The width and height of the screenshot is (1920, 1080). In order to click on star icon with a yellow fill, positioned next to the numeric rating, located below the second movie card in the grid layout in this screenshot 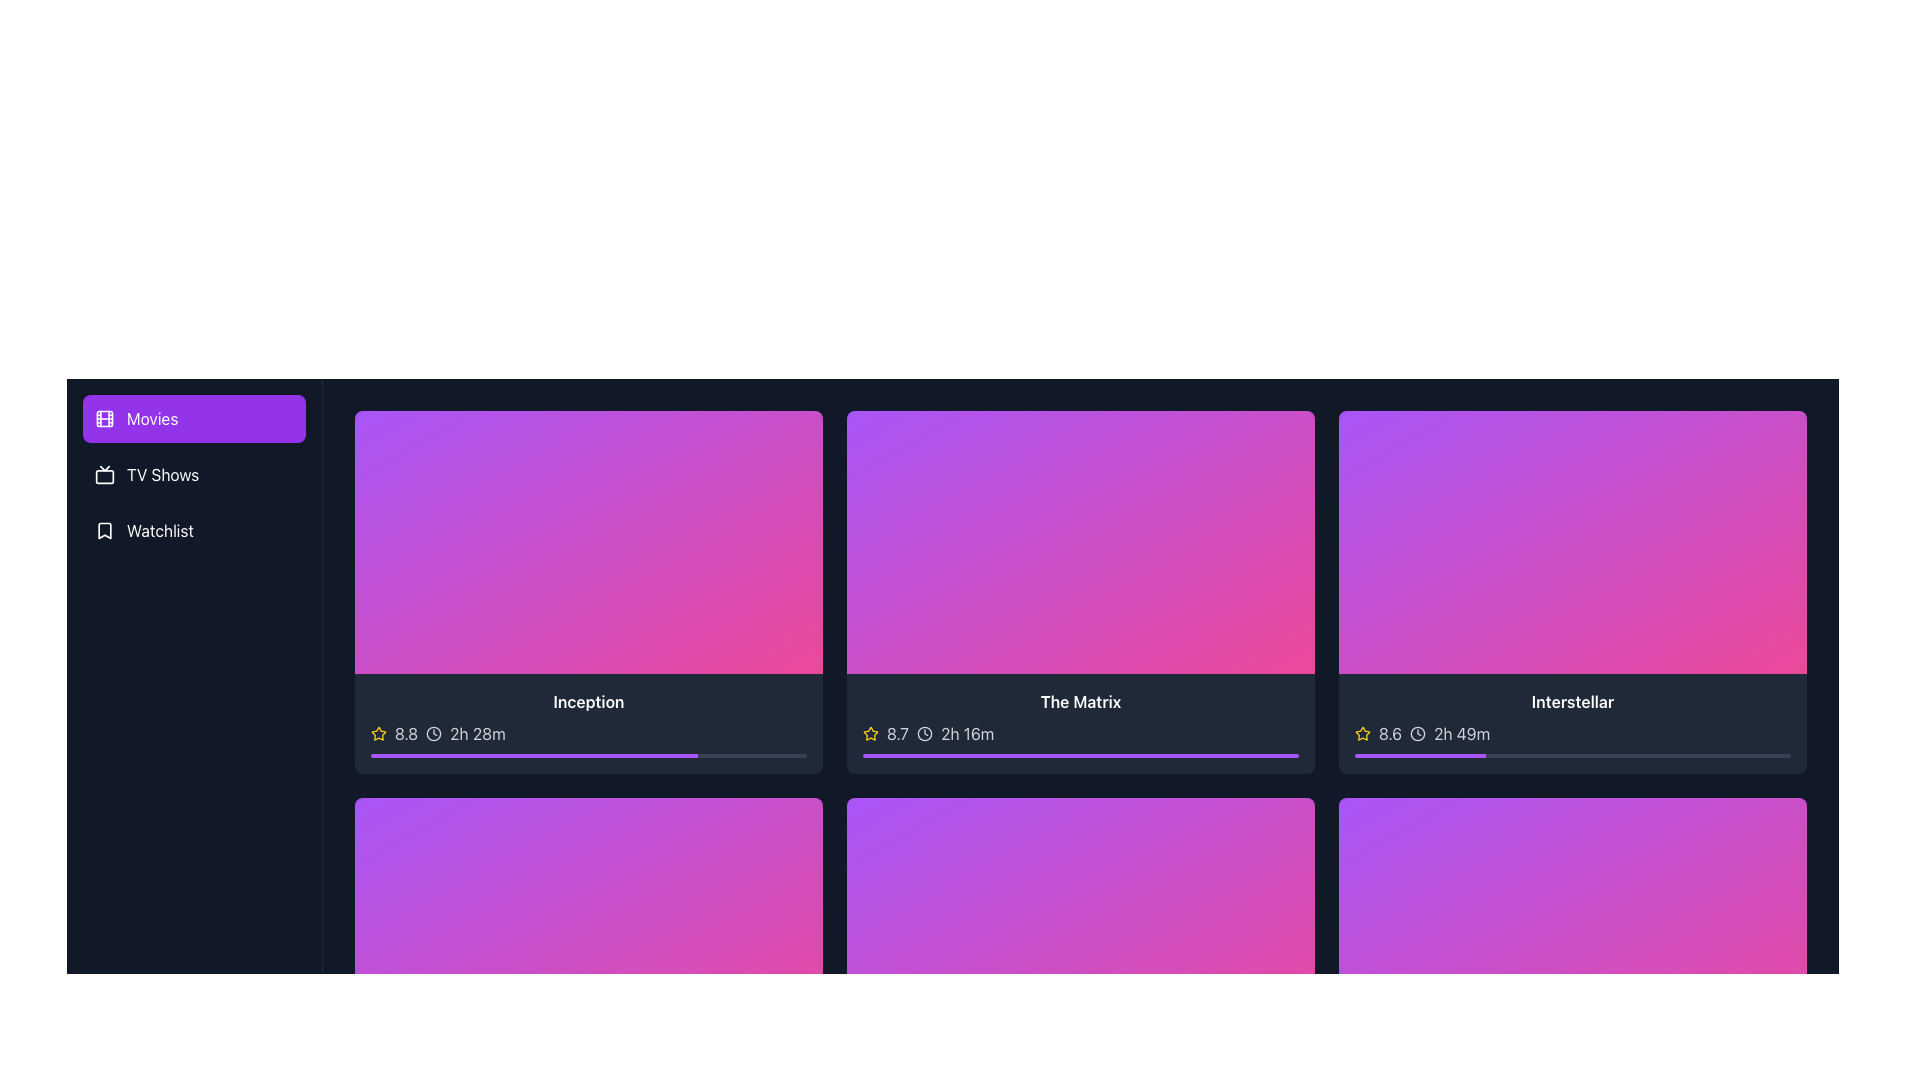, I will do `click(870, 733)`.